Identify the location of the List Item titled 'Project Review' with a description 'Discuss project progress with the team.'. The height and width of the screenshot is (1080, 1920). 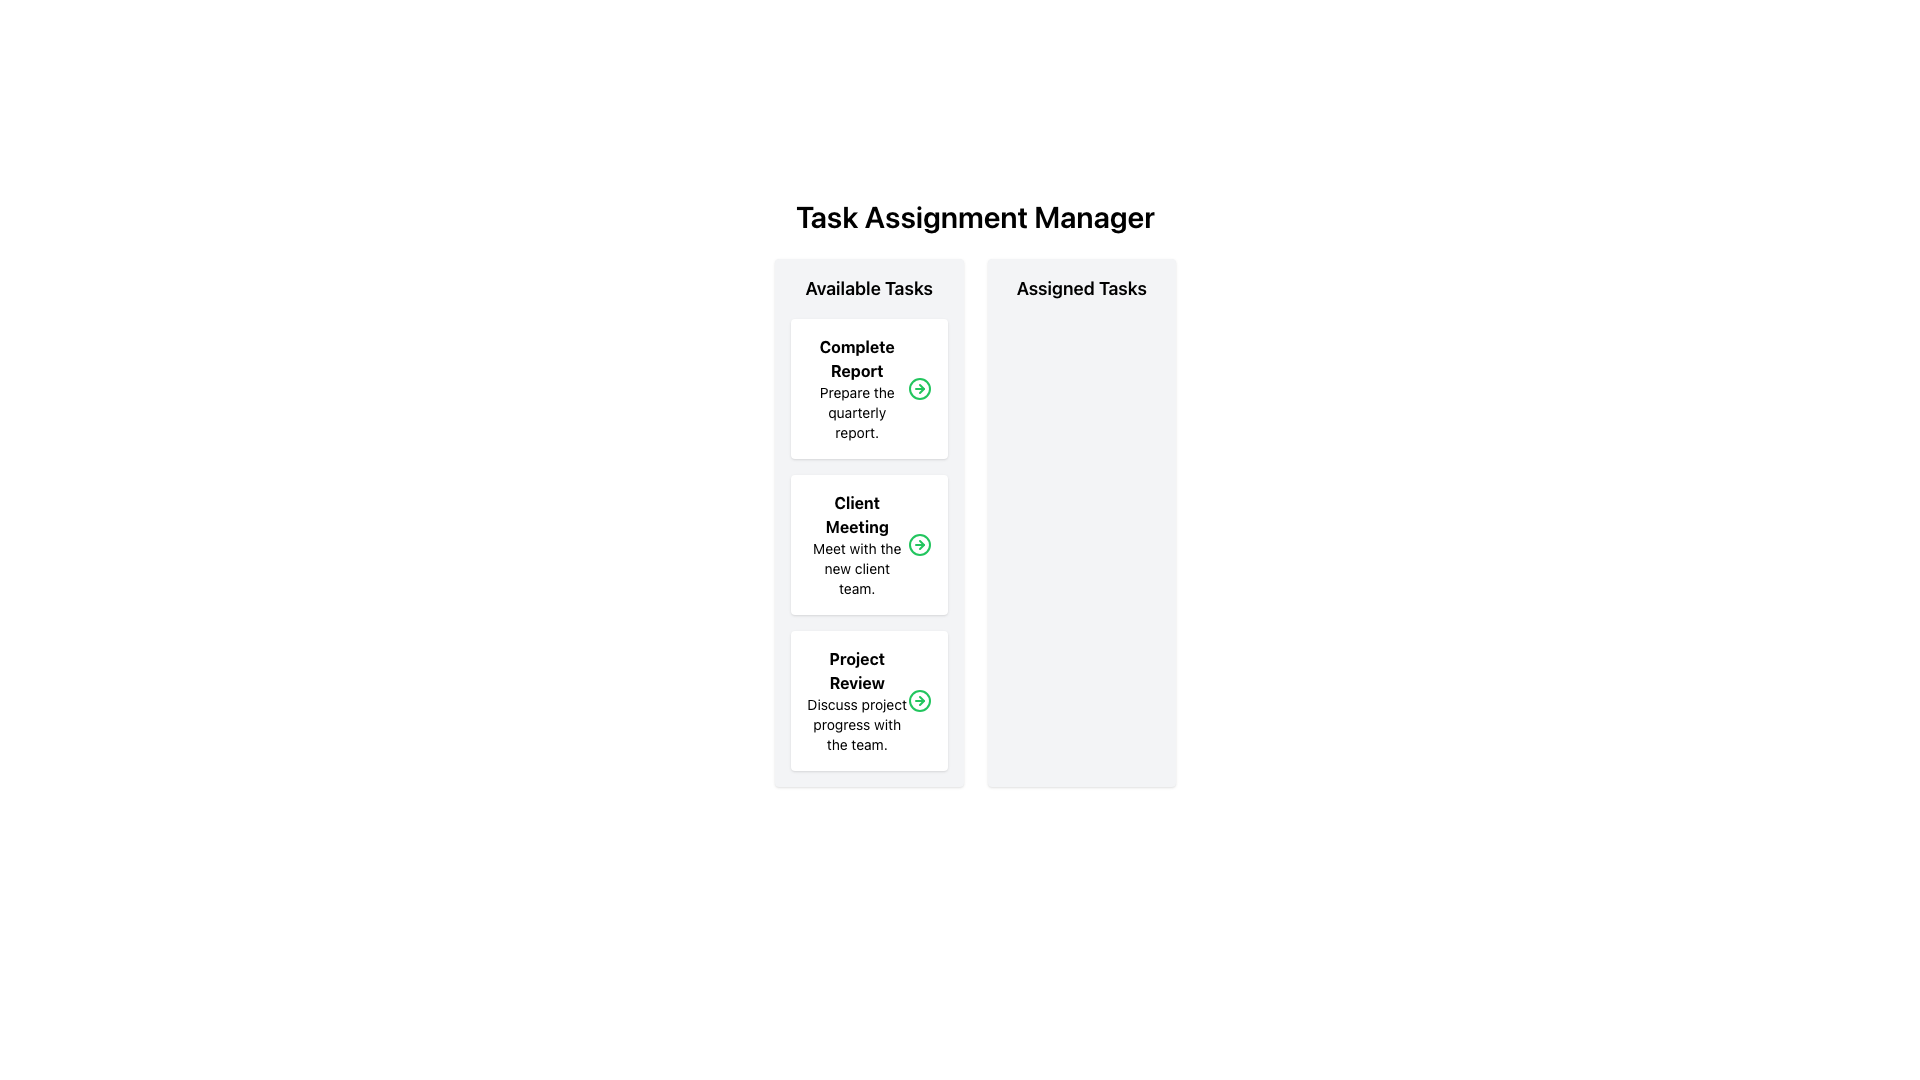
(857, 700).